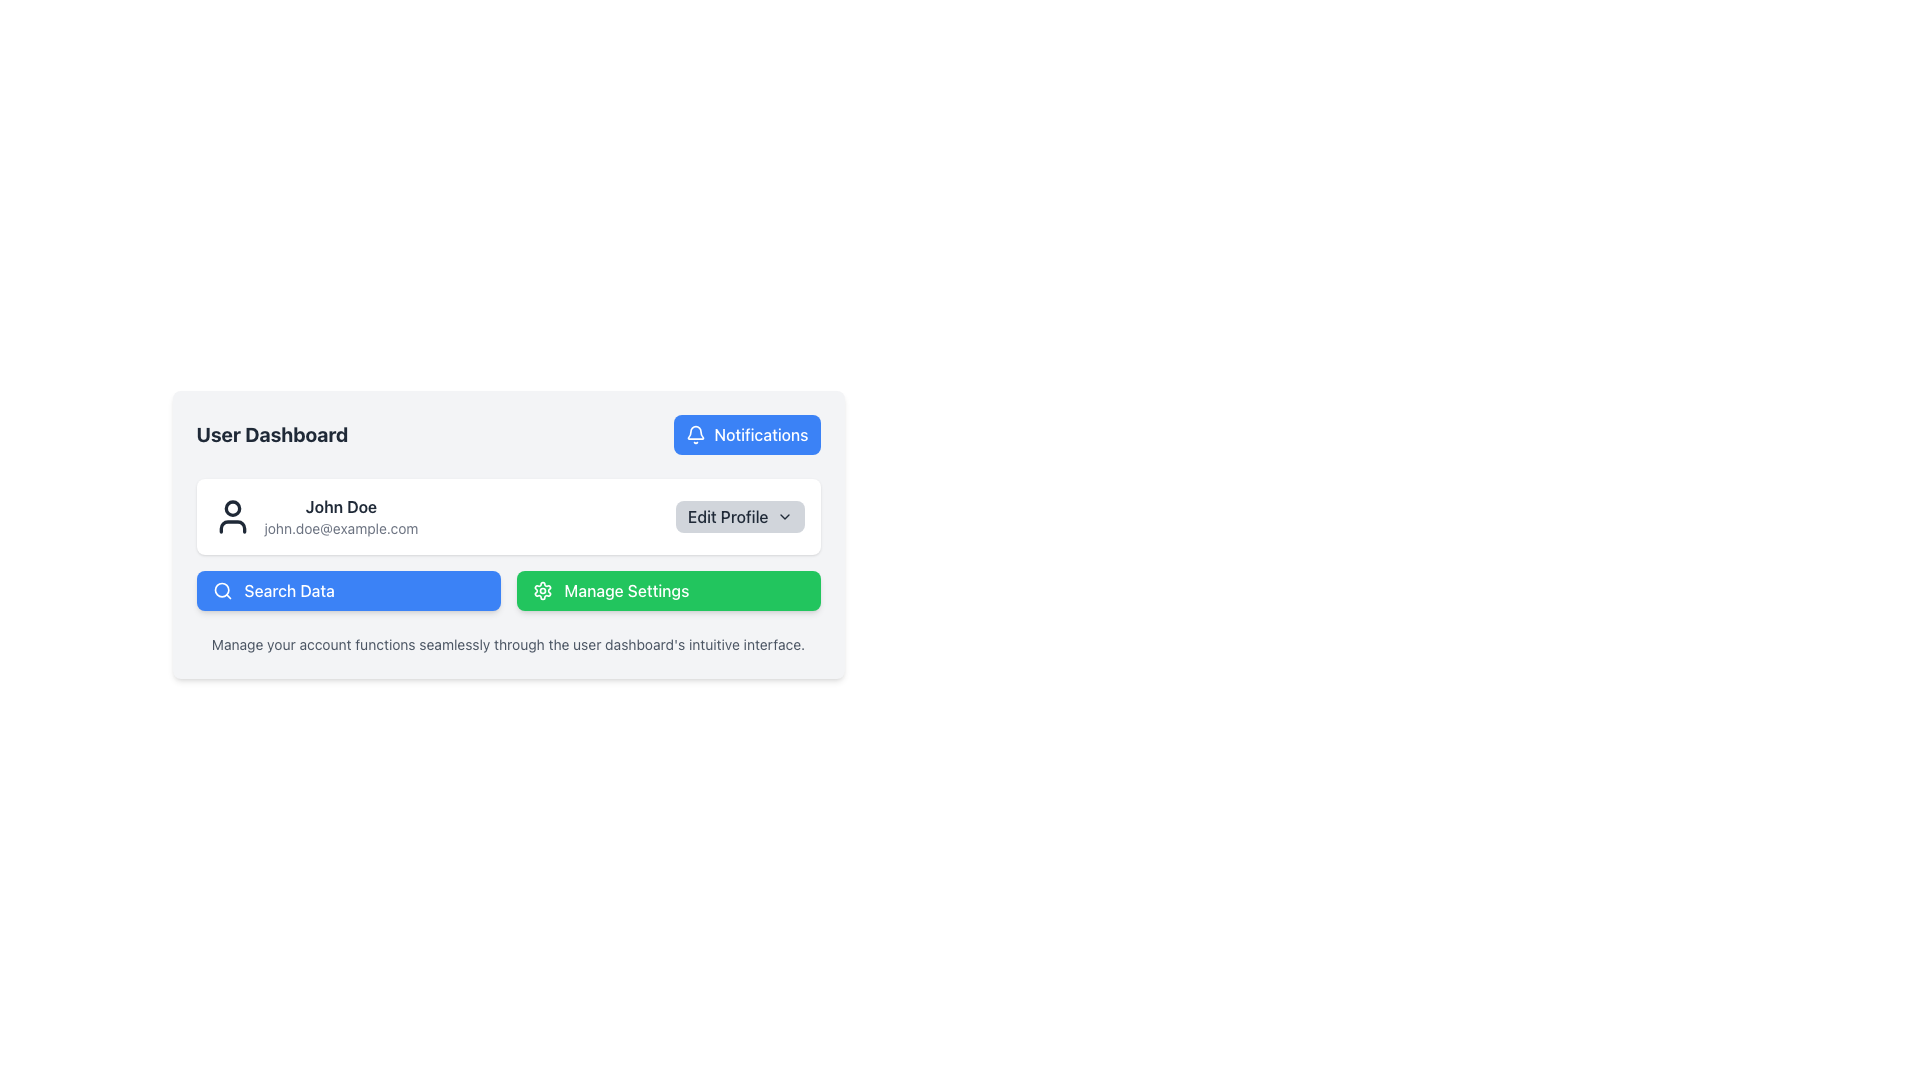 The width and height of the screenshot is (1920, 1080). I want to click on the settings icon located within the green 'Manage Settings' button in the user dashboard, so click(542, 589).